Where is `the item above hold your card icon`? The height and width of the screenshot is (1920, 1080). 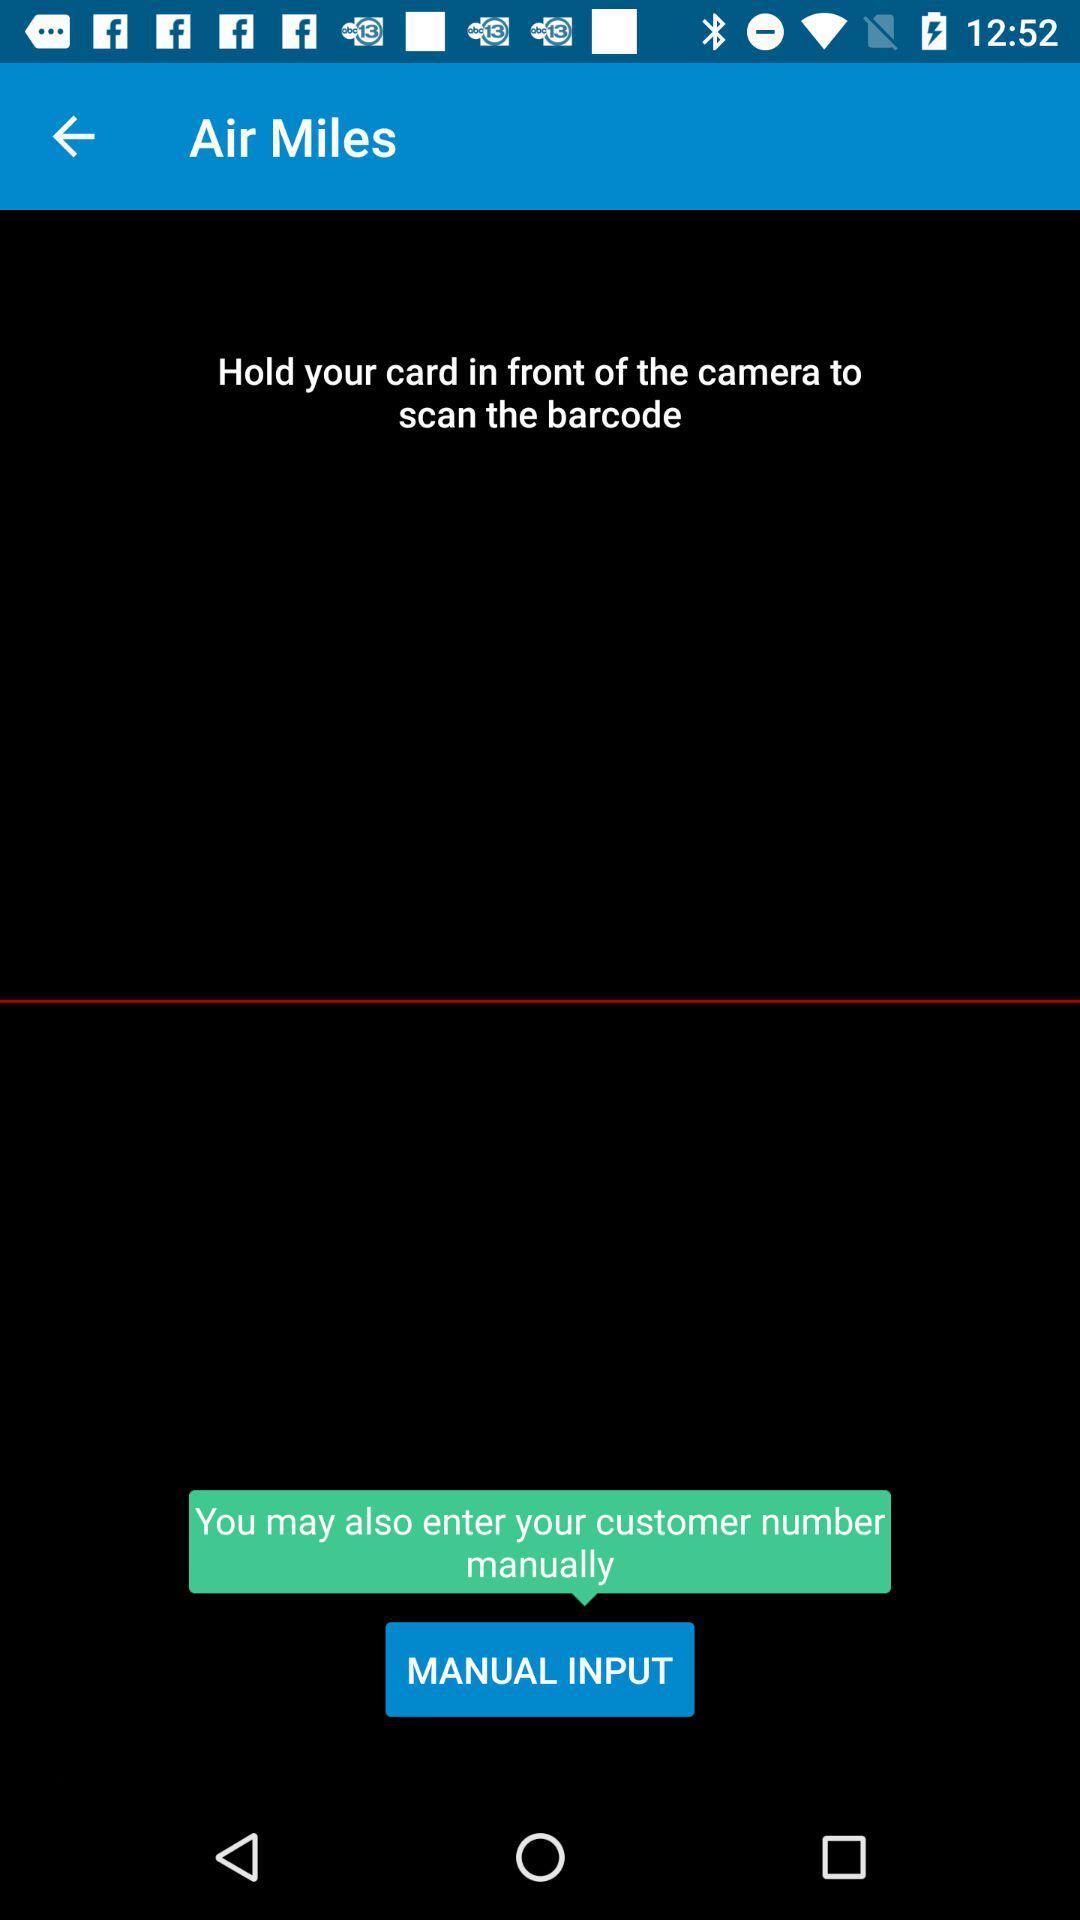 the item above hold your card icon is located at coordinates (72, 135).